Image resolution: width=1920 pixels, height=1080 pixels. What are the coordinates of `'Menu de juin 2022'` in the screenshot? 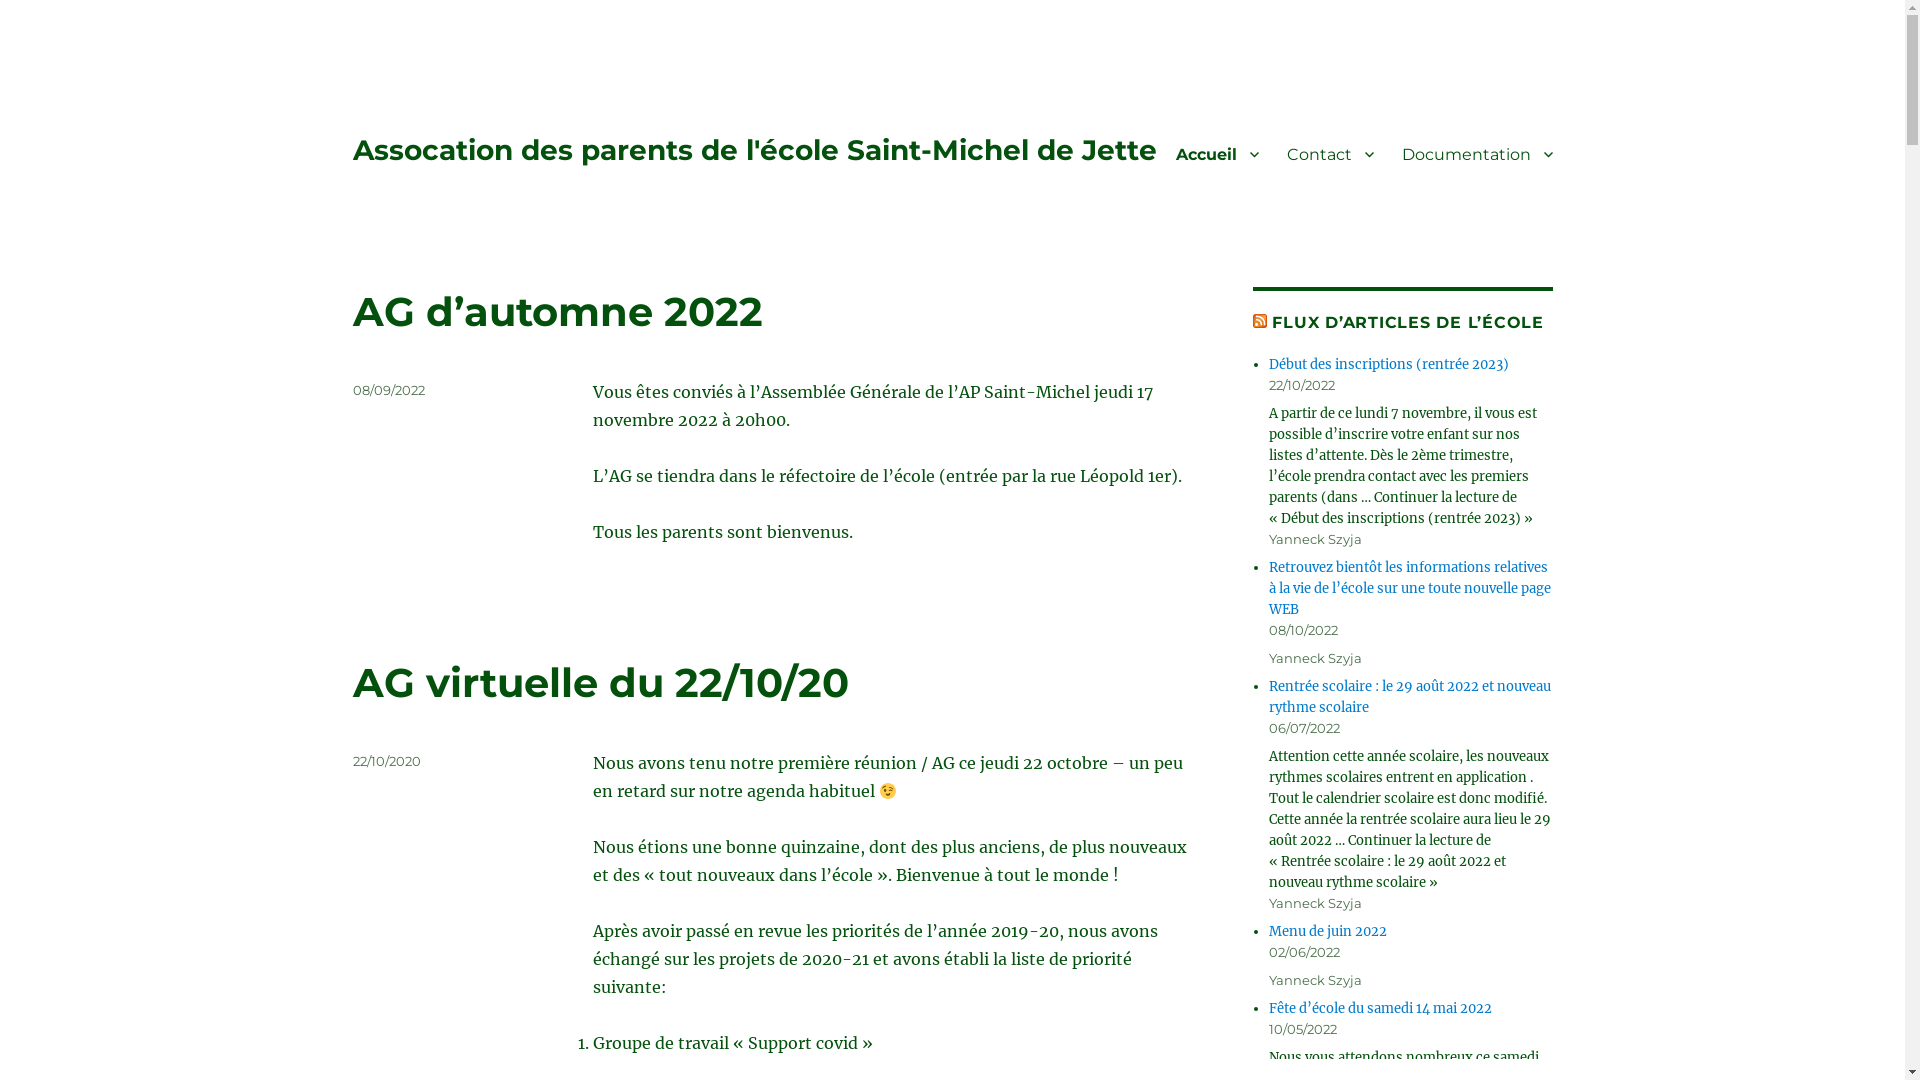 It's located at (1328, 931).